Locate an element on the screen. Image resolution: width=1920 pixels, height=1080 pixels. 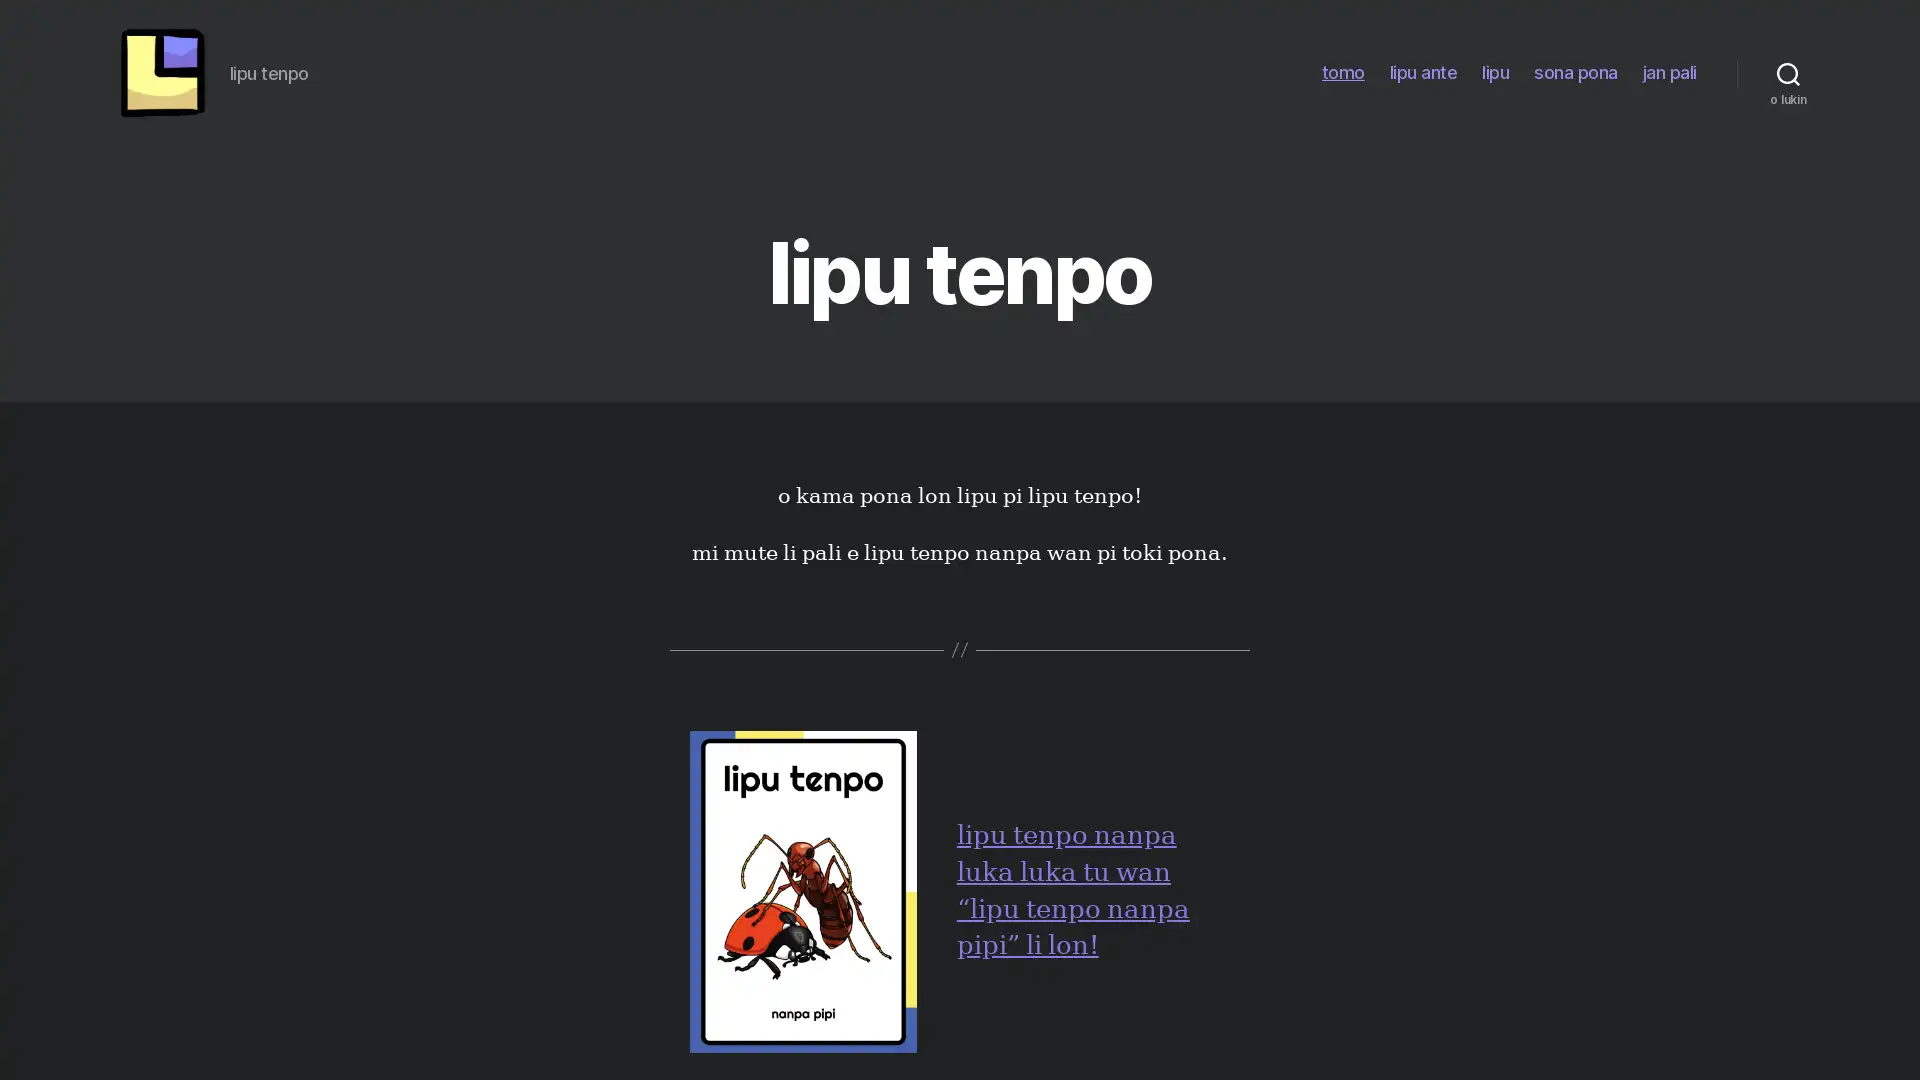
o lukin is located at coordinates (1788, 72).